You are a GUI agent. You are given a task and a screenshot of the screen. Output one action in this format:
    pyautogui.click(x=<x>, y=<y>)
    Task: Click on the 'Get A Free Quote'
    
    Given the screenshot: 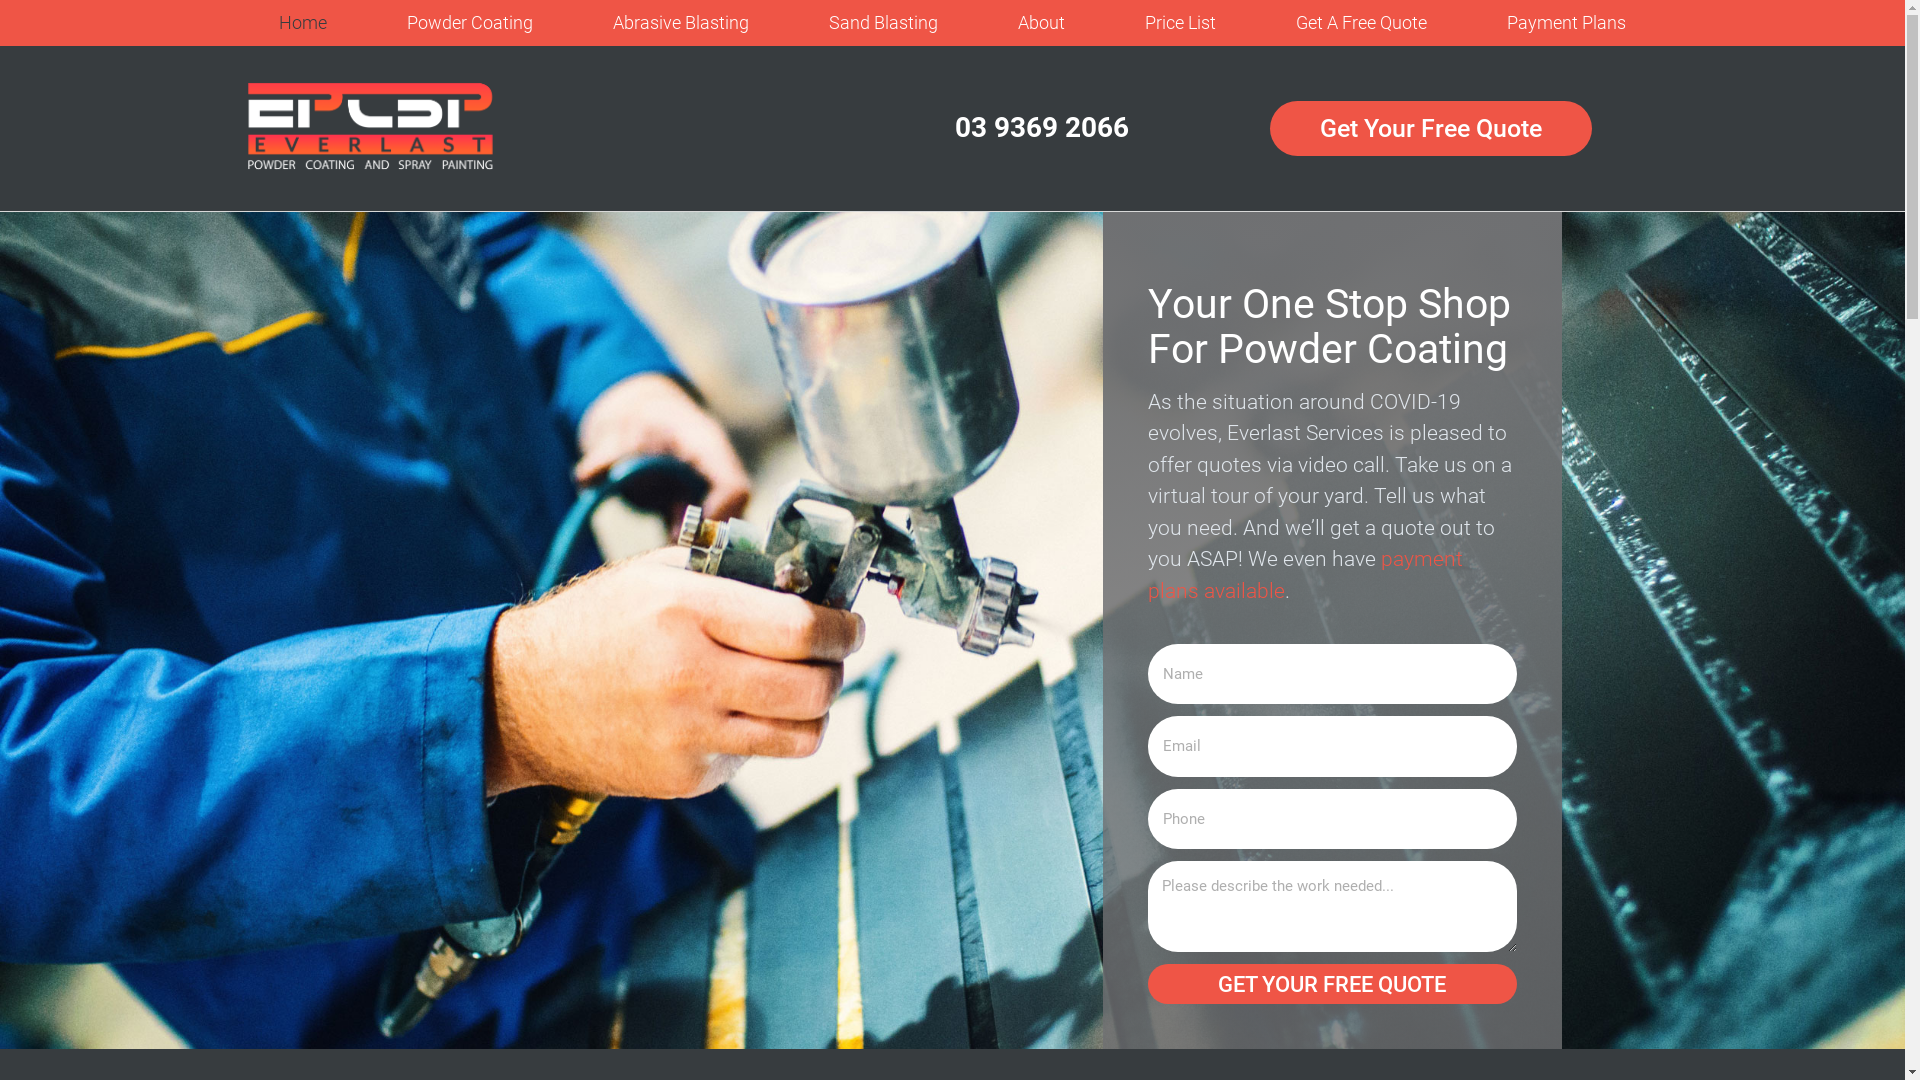 What is the action you would take?
    pyautogui.click(x=1255, y=23)
    